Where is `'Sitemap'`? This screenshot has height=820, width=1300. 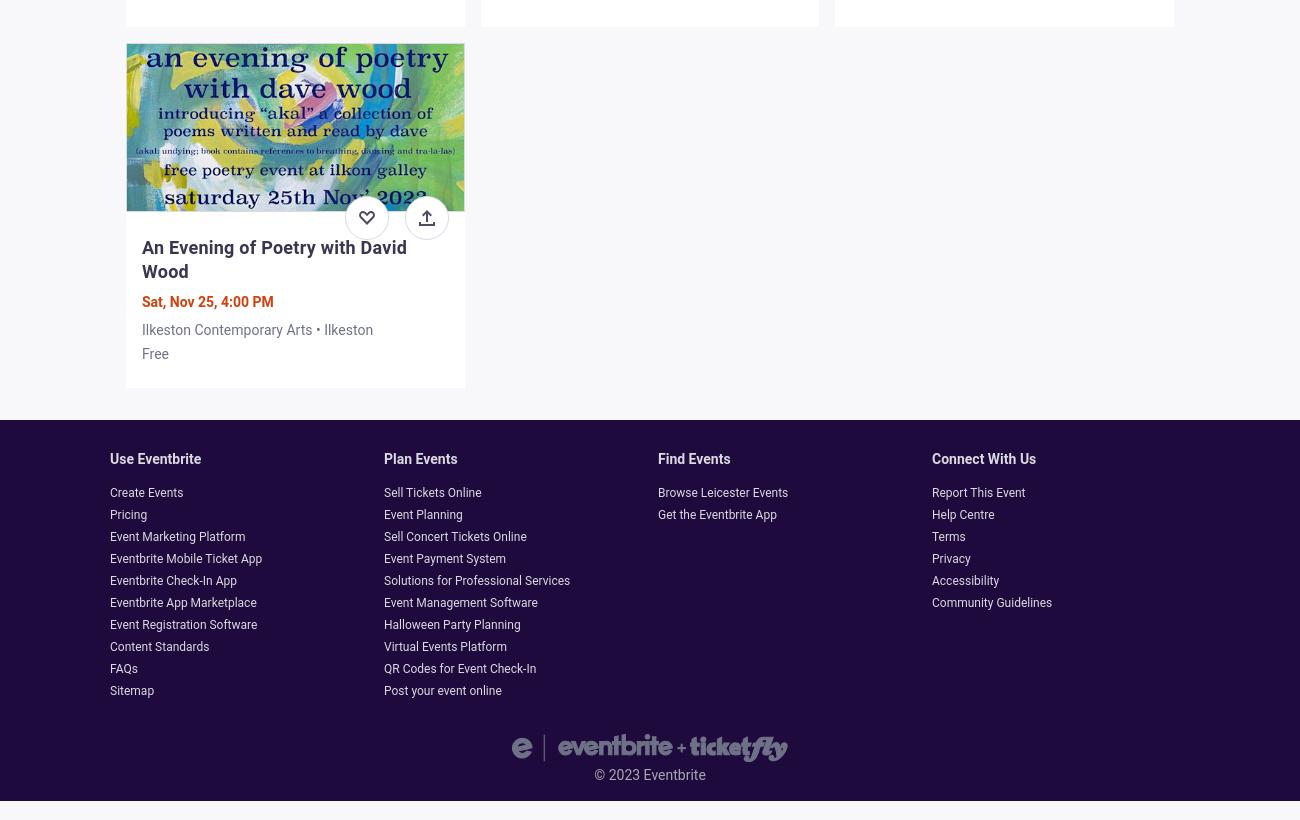
'Sitemap' is located at coordinates (108, 691).